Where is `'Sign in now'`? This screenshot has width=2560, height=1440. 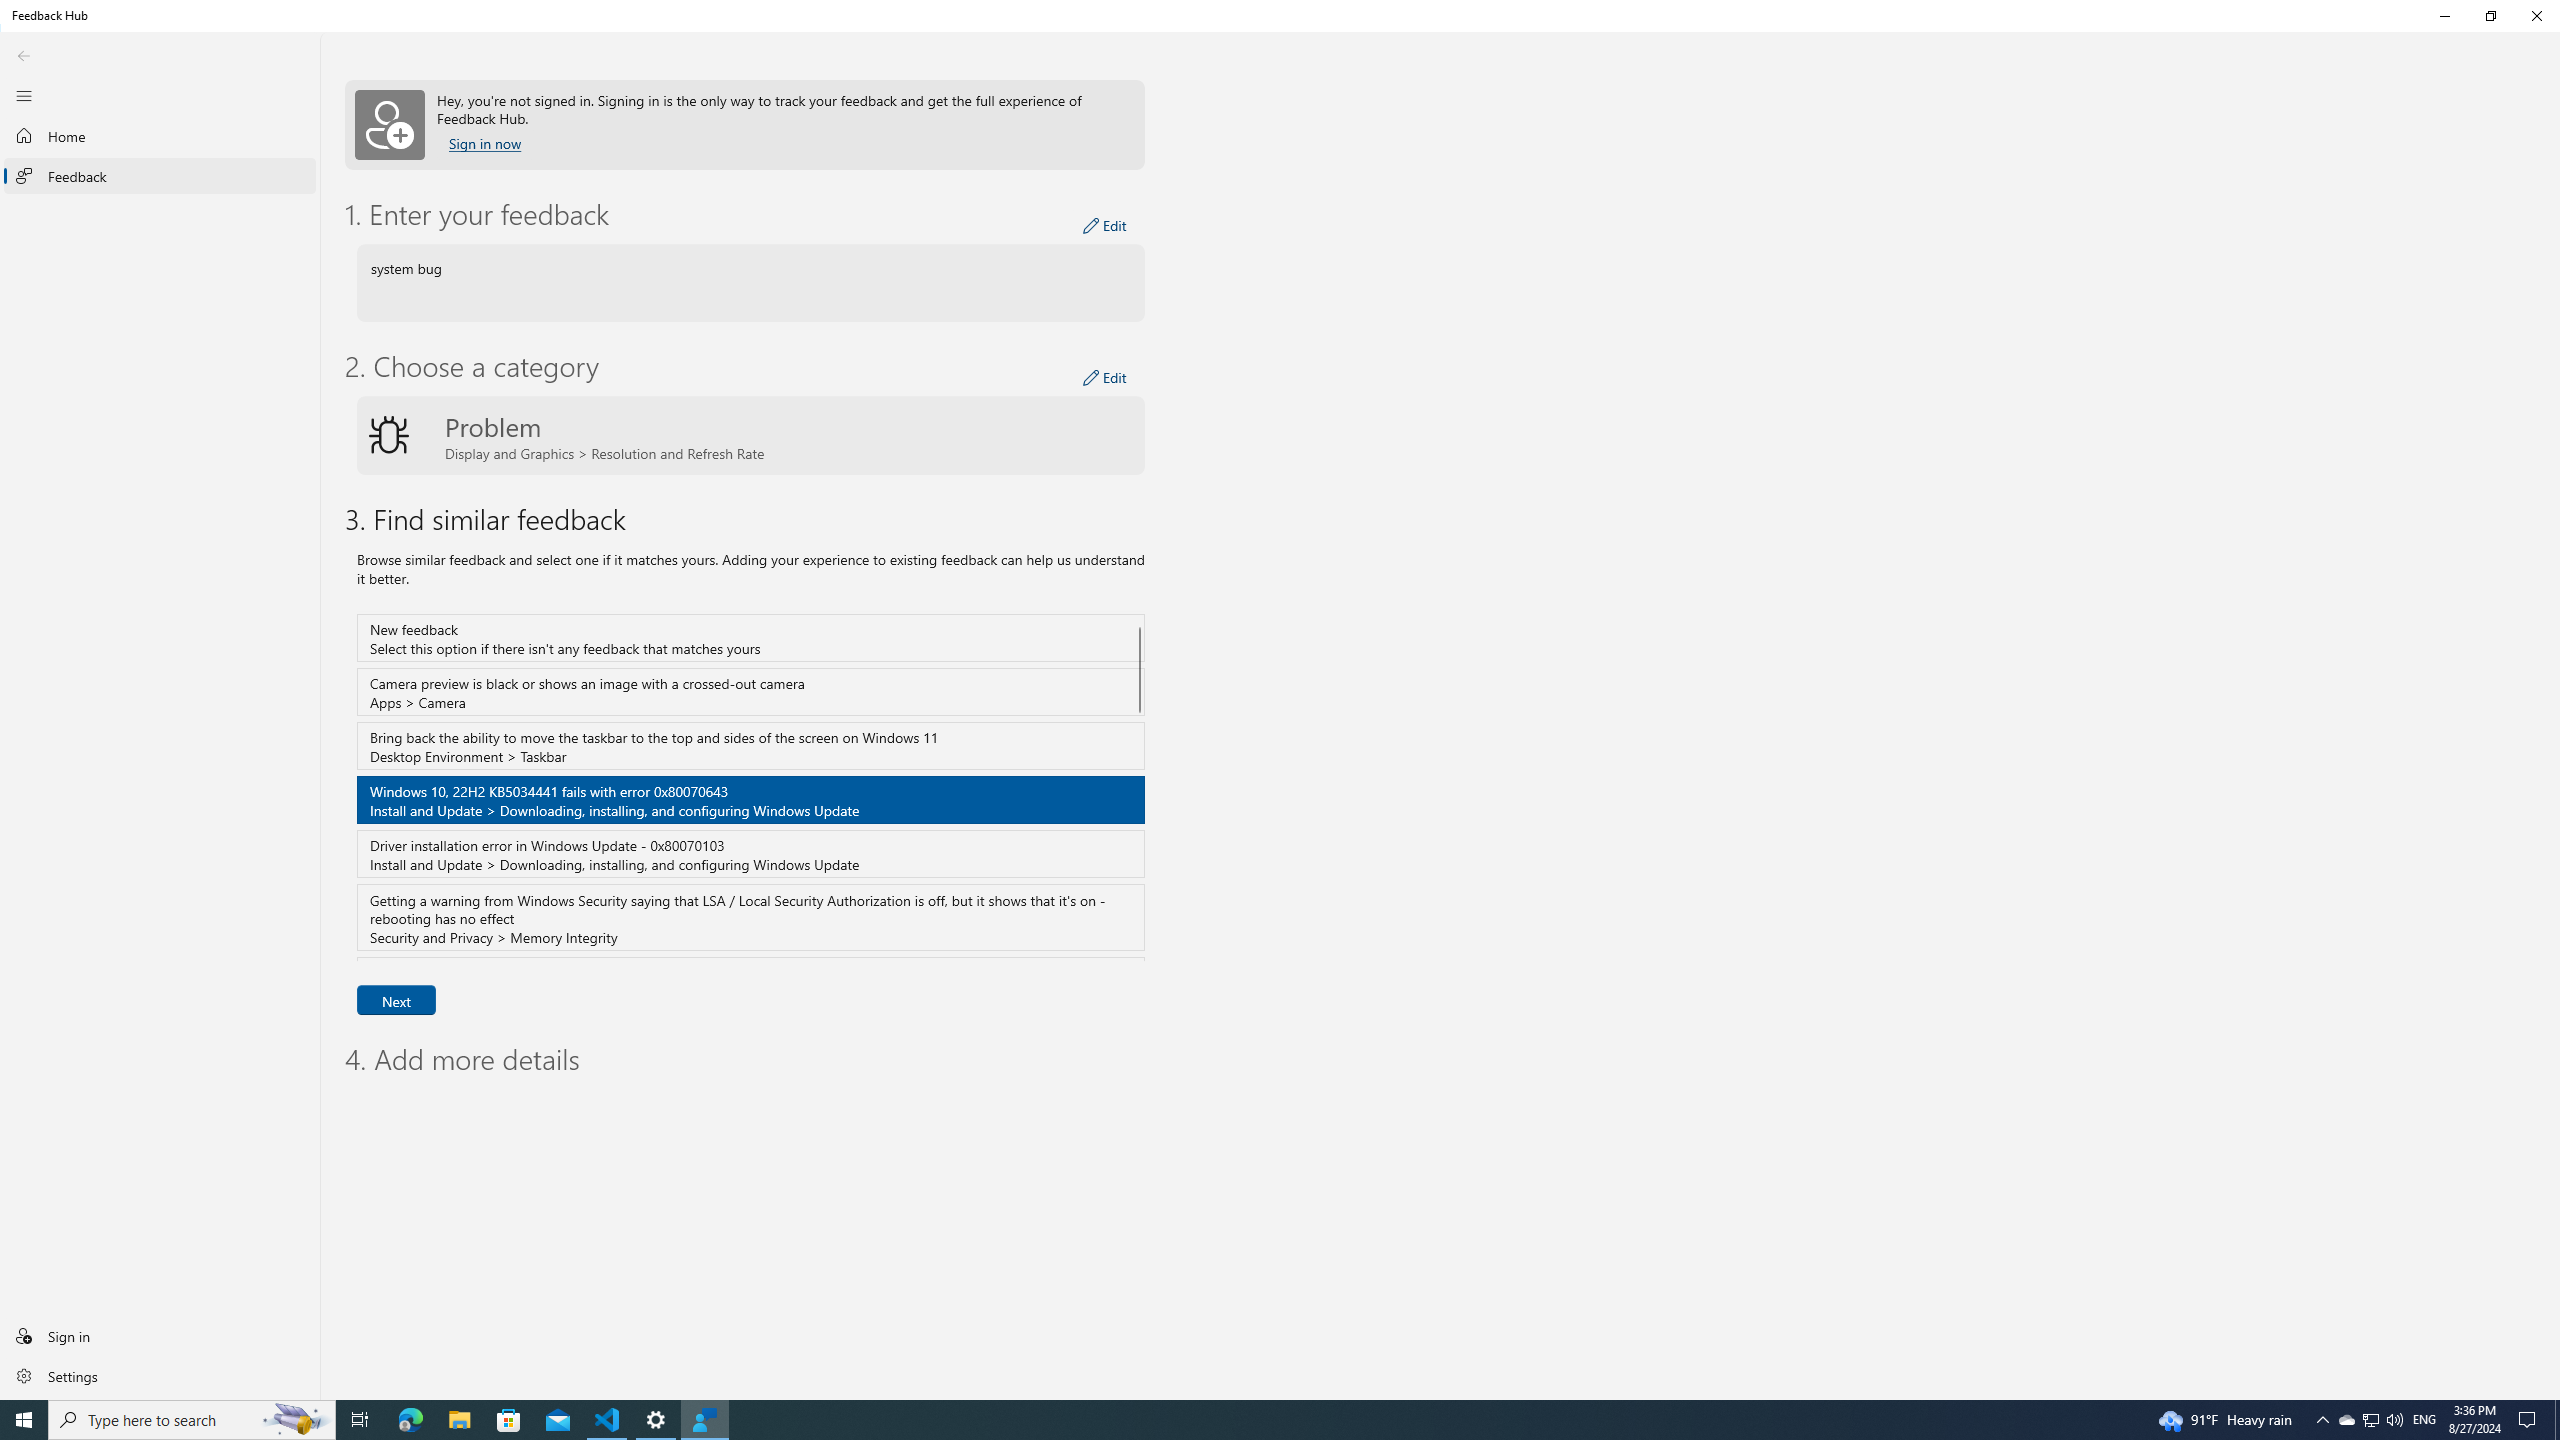
'Sign in now' is located at coordinates (485, 143).